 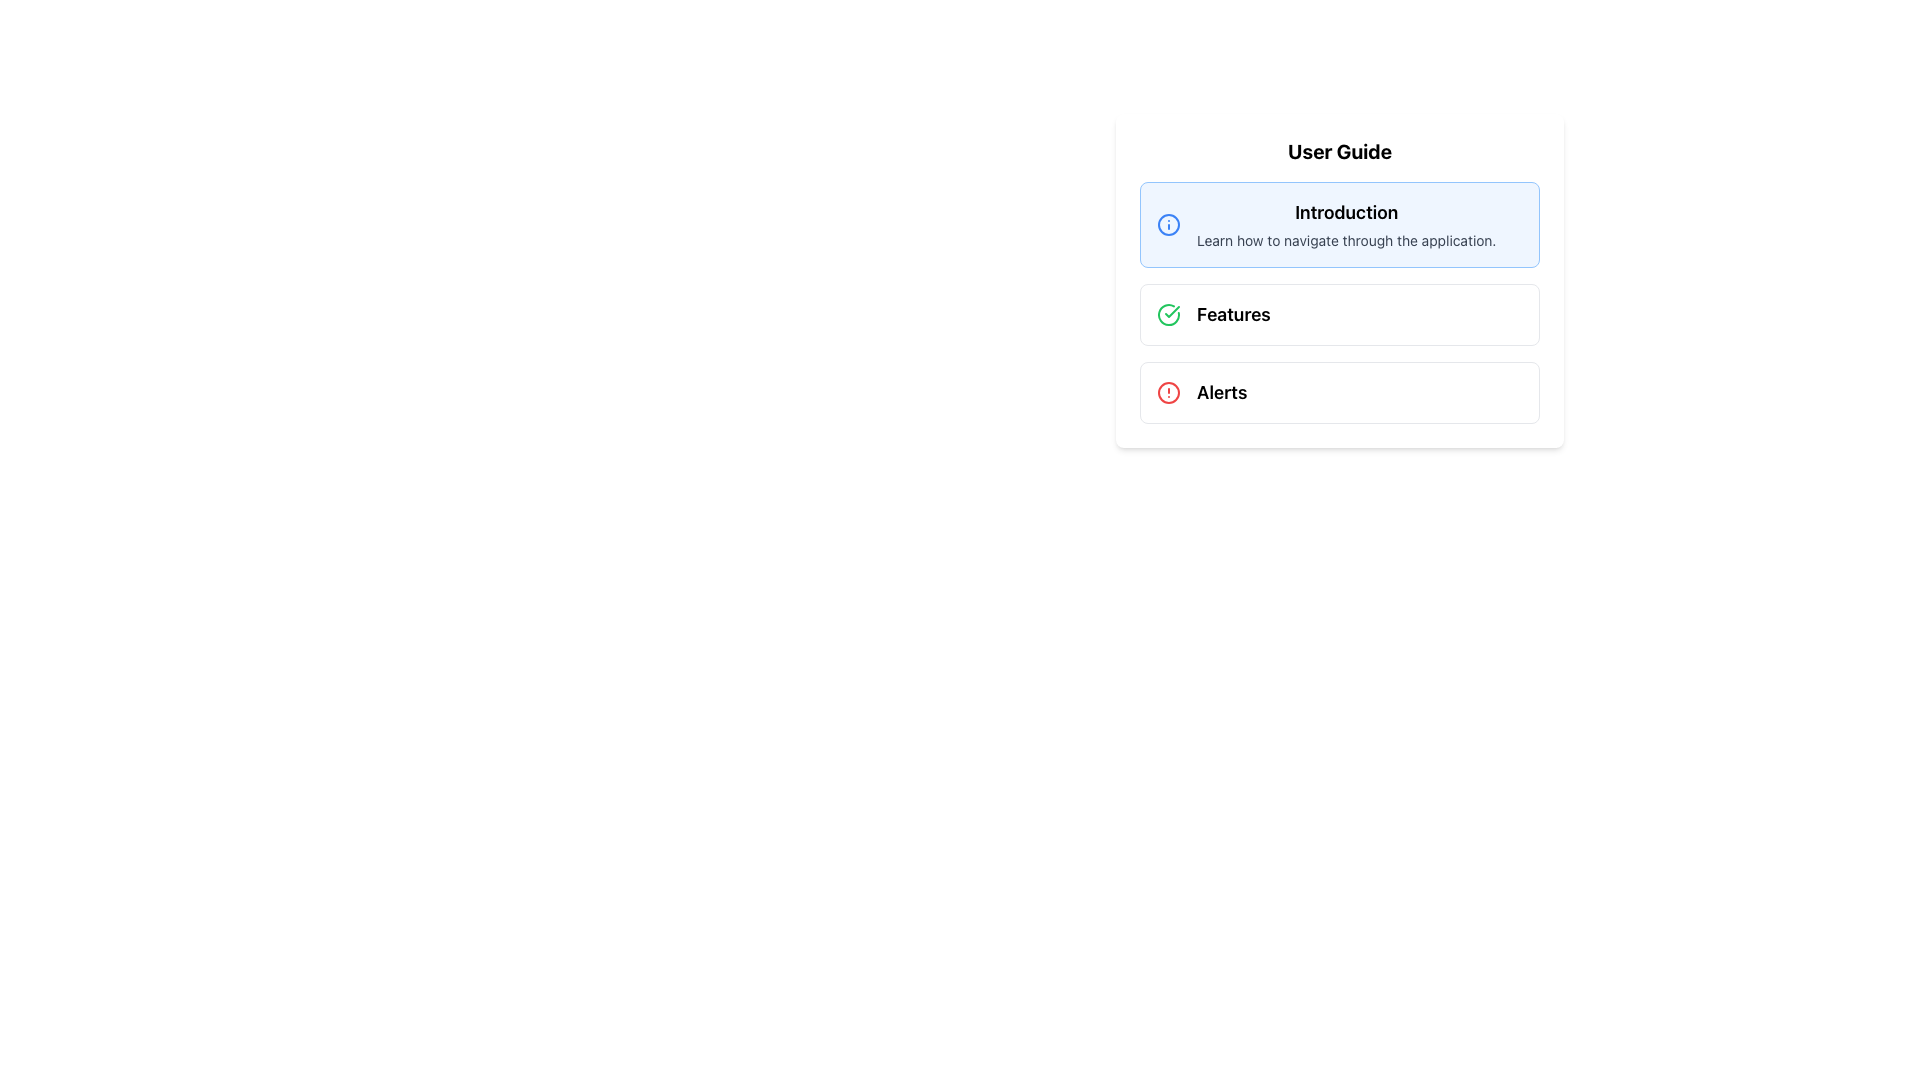 What do you see at coordinates (1346, 239) in the screenshot?
I see `the static text element that reads 'Learn how to navigate through the application.', which is positioned beneath the bold title 'Introduction' in the top section of the interface` at bounding box center [1346, 239].